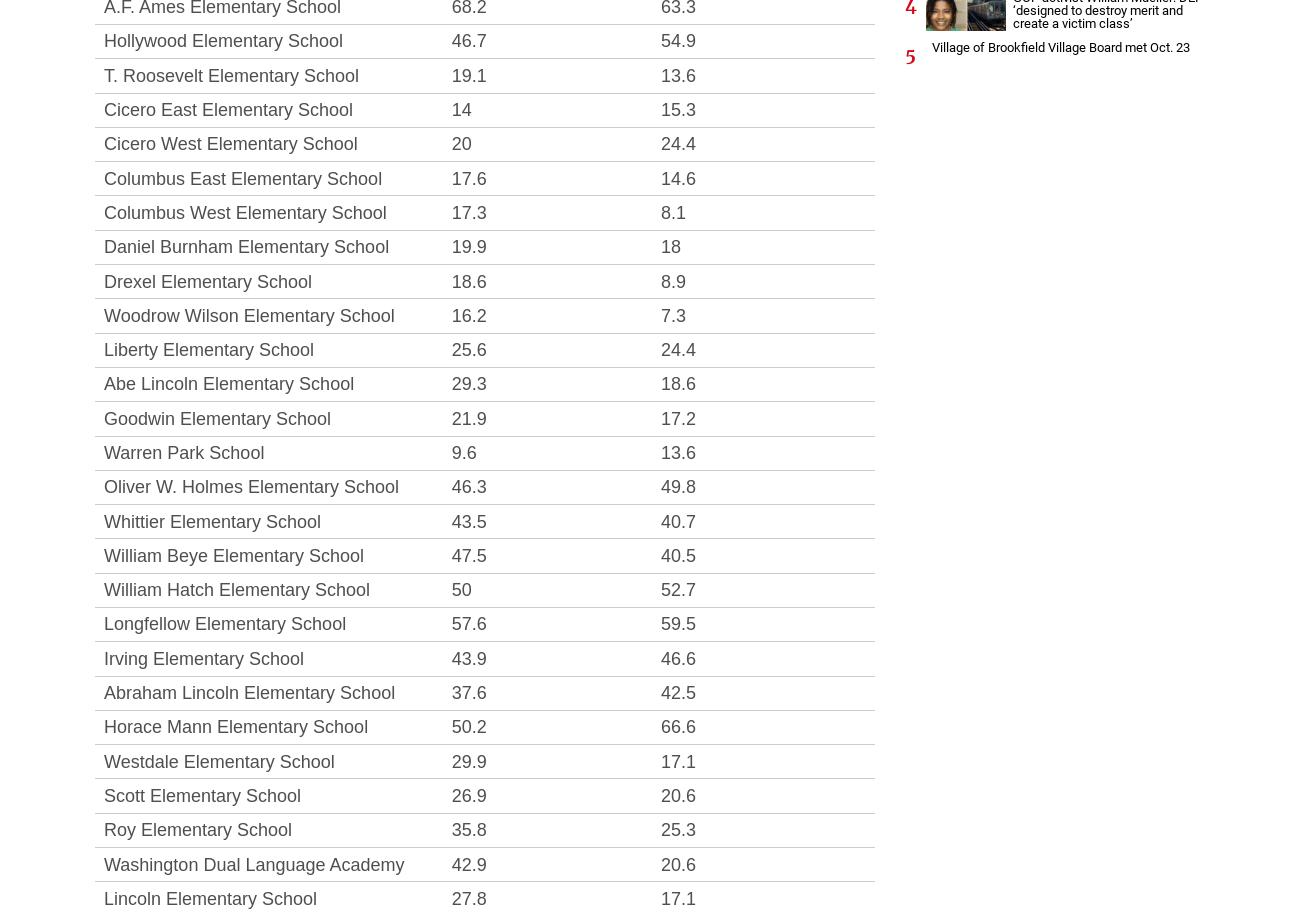 The height and width of the screenshot is (914, 1300). Describe the element at coordinates (209, 348) in the screenshot. I see `'Liberty Elementary School'` at that location.